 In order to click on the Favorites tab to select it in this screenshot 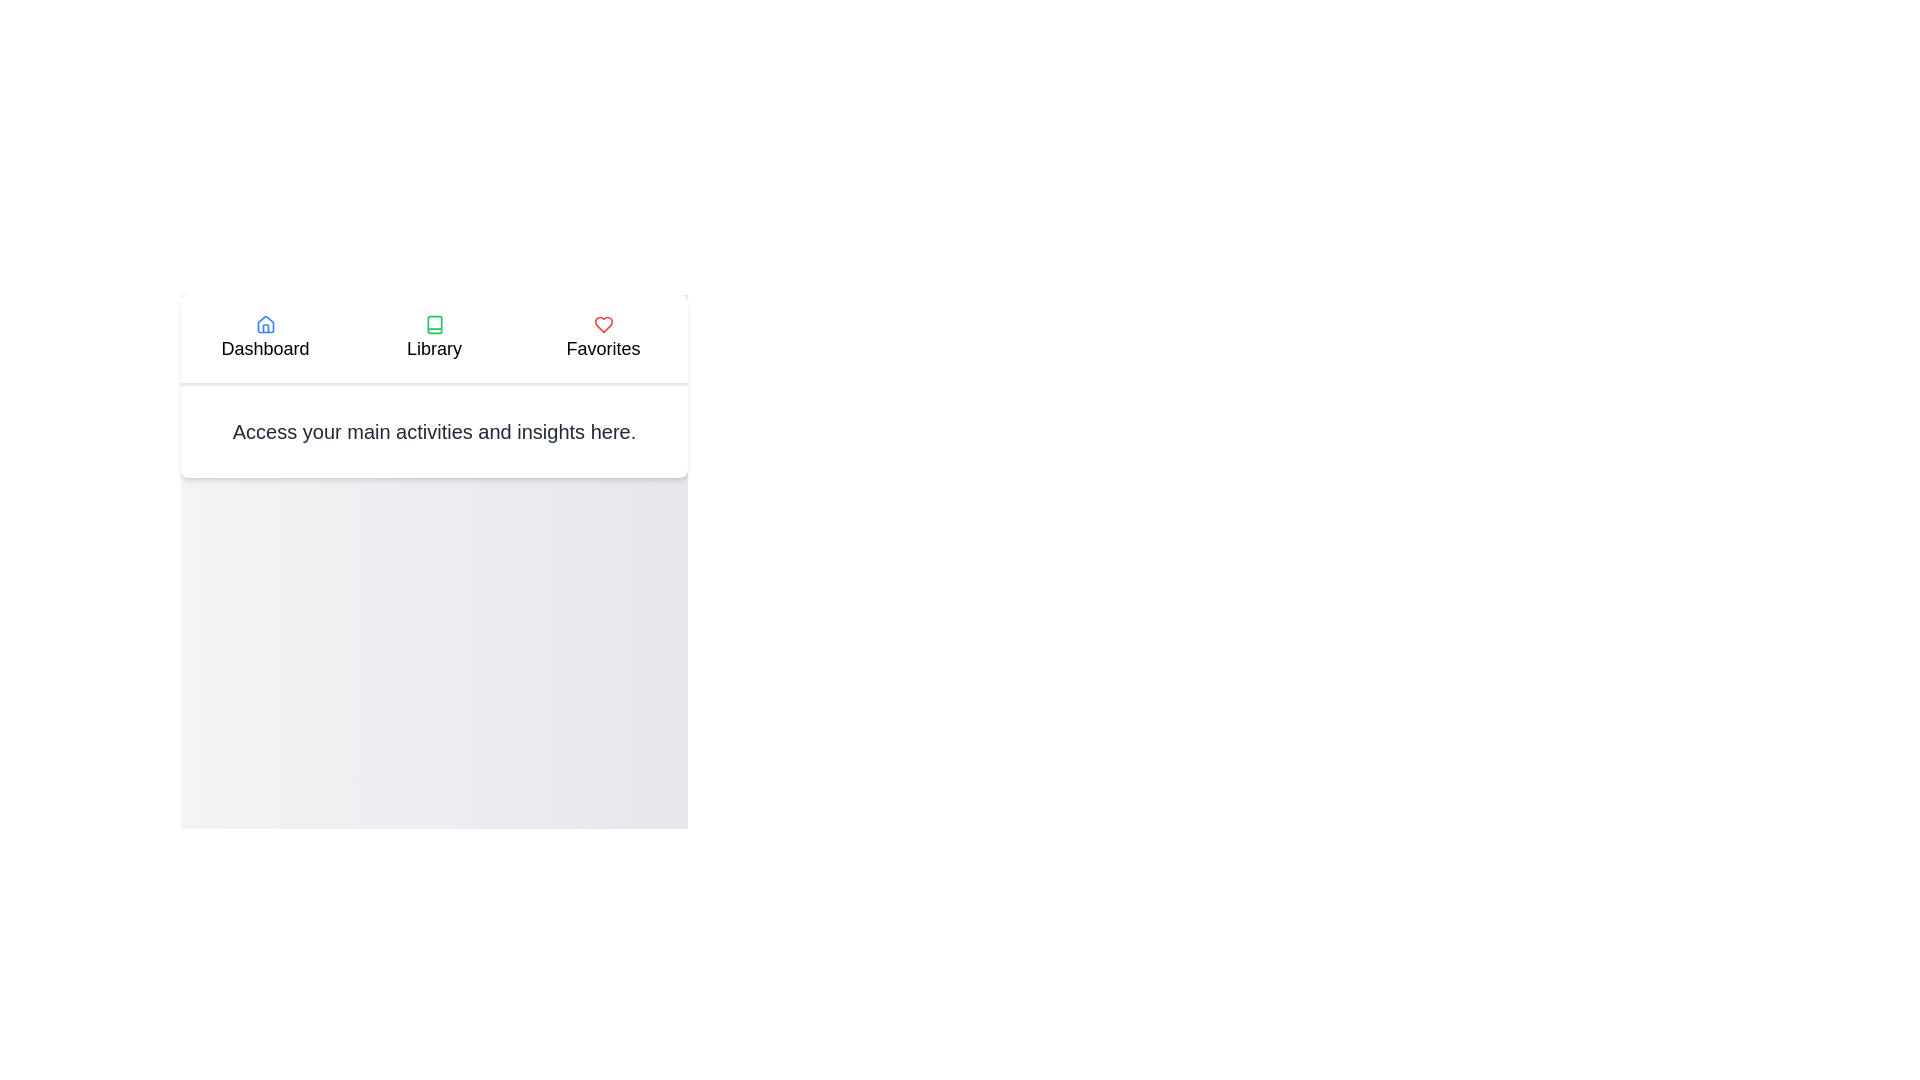, I will do `click(602, 338)`.